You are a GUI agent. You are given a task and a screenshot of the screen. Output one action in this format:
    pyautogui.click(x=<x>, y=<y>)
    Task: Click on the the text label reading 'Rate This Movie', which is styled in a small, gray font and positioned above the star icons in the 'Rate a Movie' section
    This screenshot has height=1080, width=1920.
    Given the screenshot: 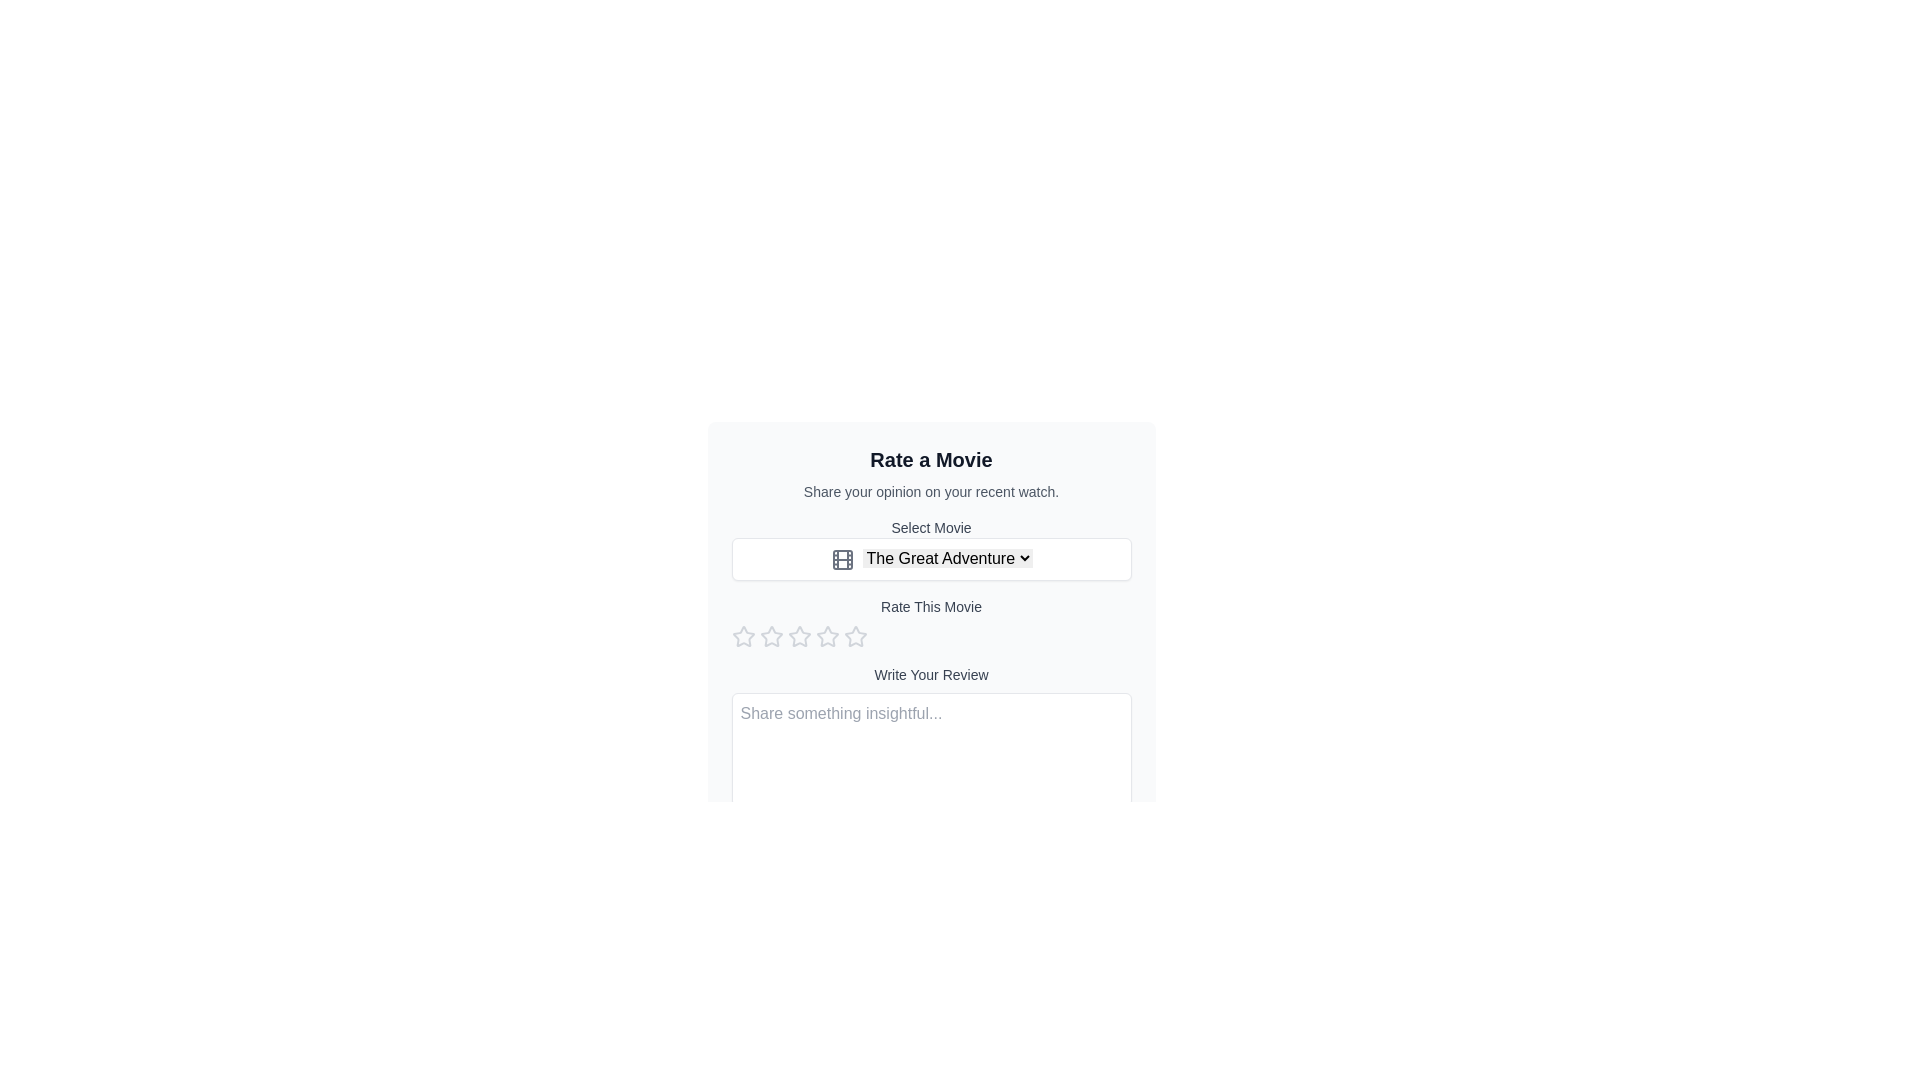 What is the action you would take?
    pyautogui.click(x=930, y=605)
    